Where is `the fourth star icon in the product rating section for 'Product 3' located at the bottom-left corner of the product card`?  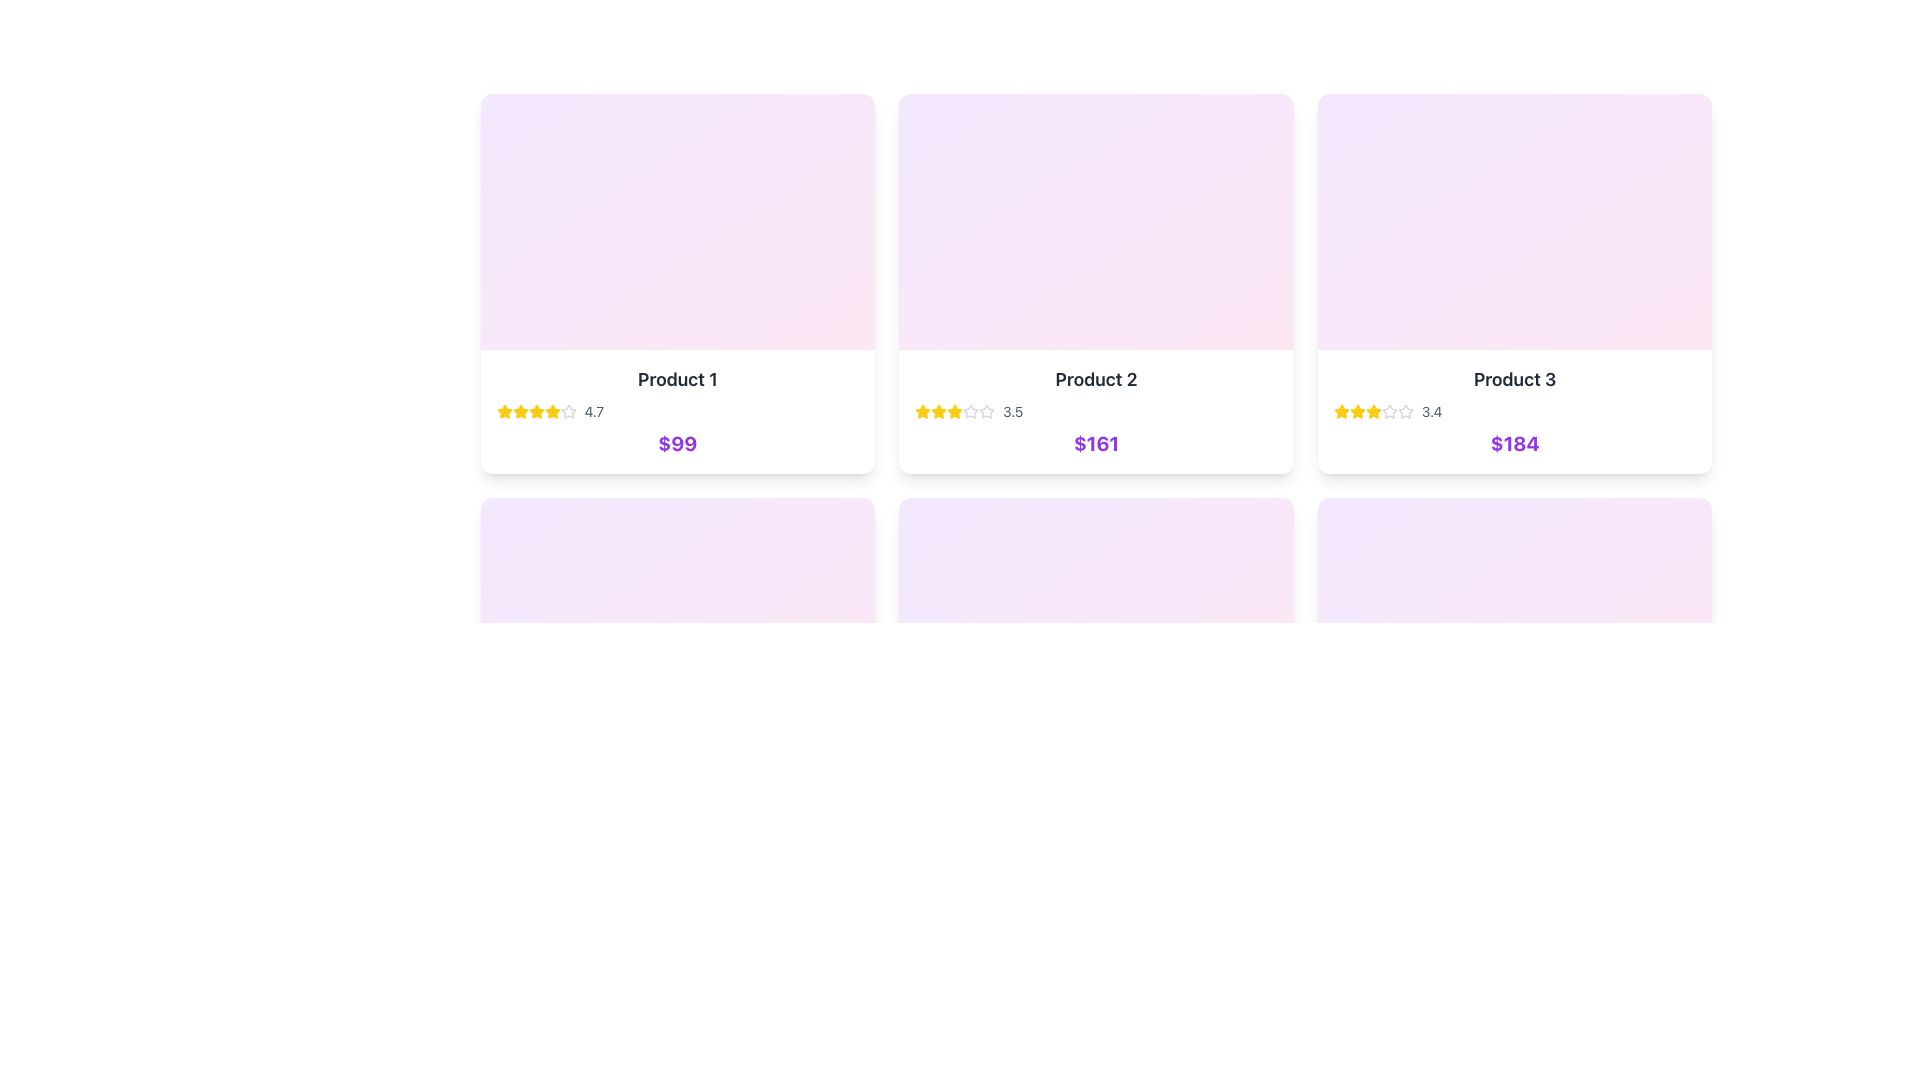
the fourth star icon in the product rating section for 'Product 3' located at the bottom-left corner of the product card is located at coordinates (1387, 410).